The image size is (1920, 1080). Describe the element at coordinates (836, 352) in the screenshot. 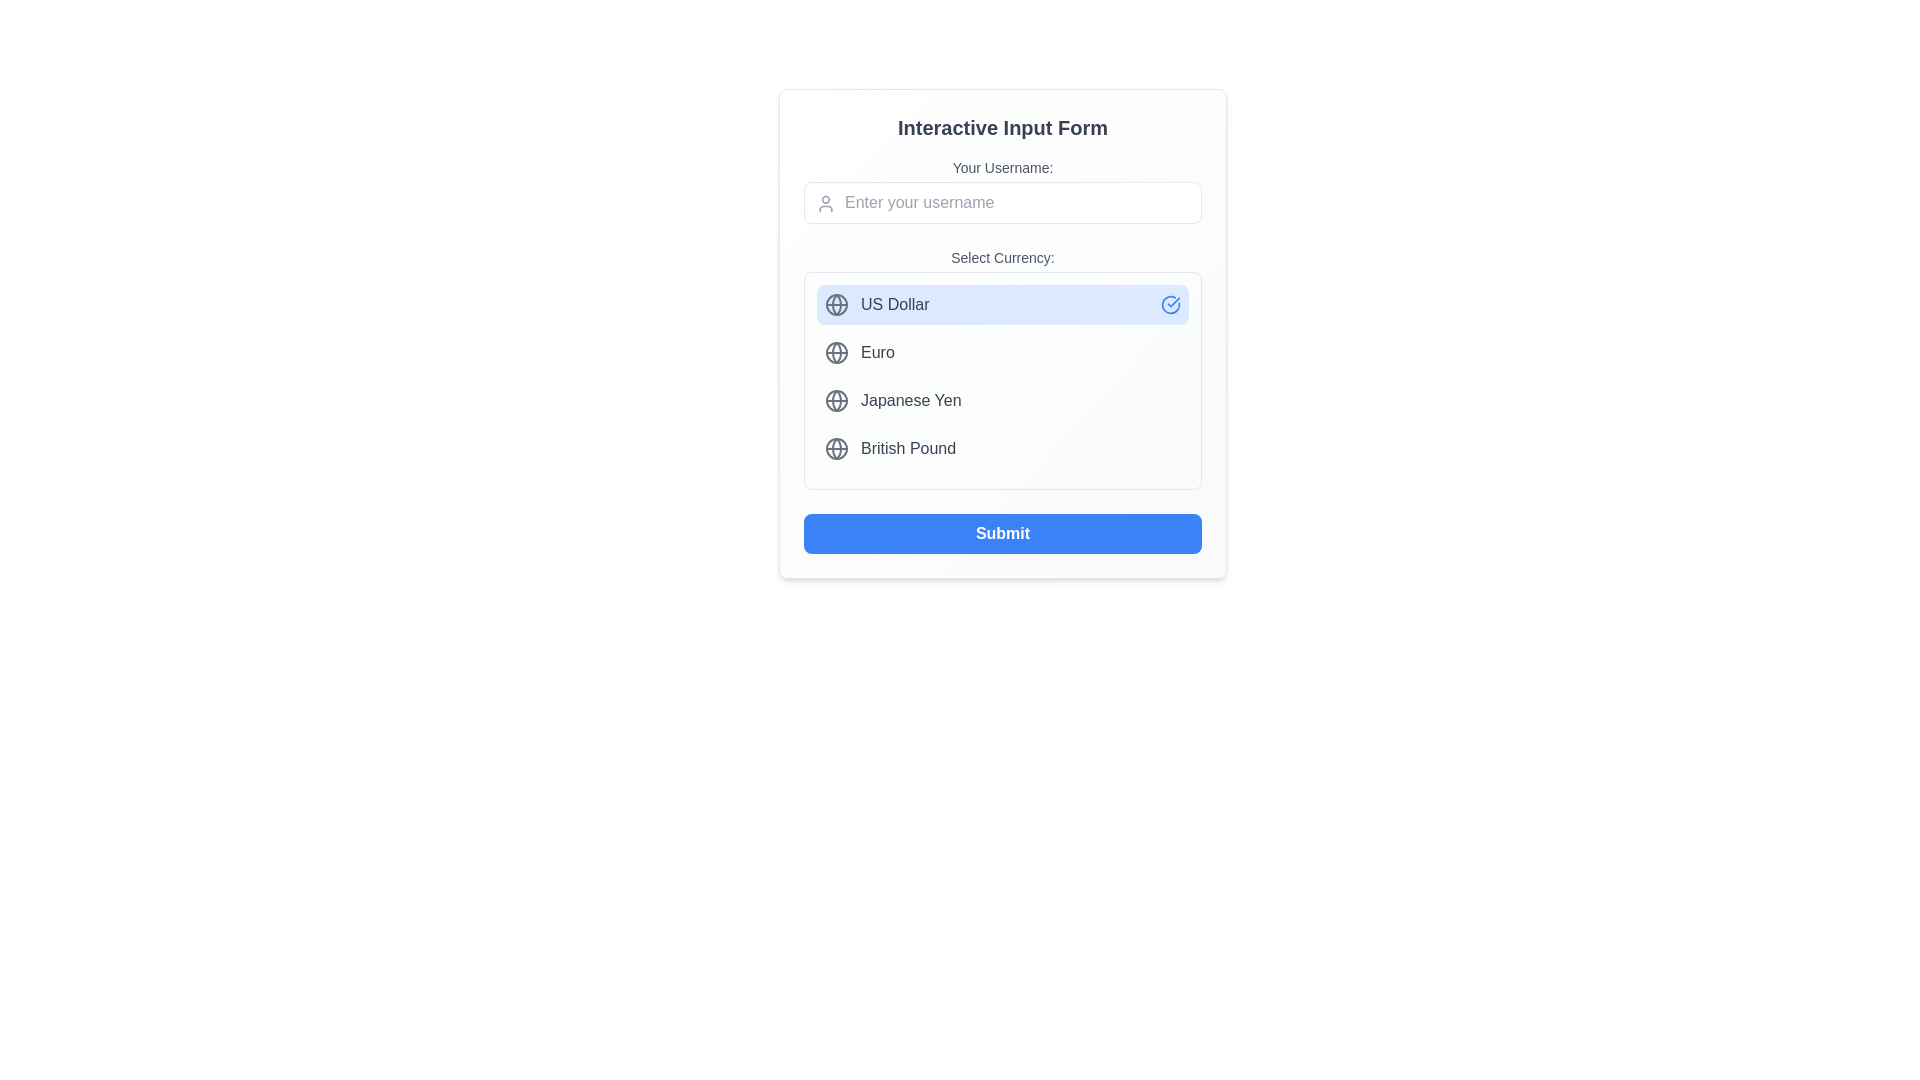

I see `the central circular part of the globe icon associated with the 'Euro' label in the dropdown list` at that location.